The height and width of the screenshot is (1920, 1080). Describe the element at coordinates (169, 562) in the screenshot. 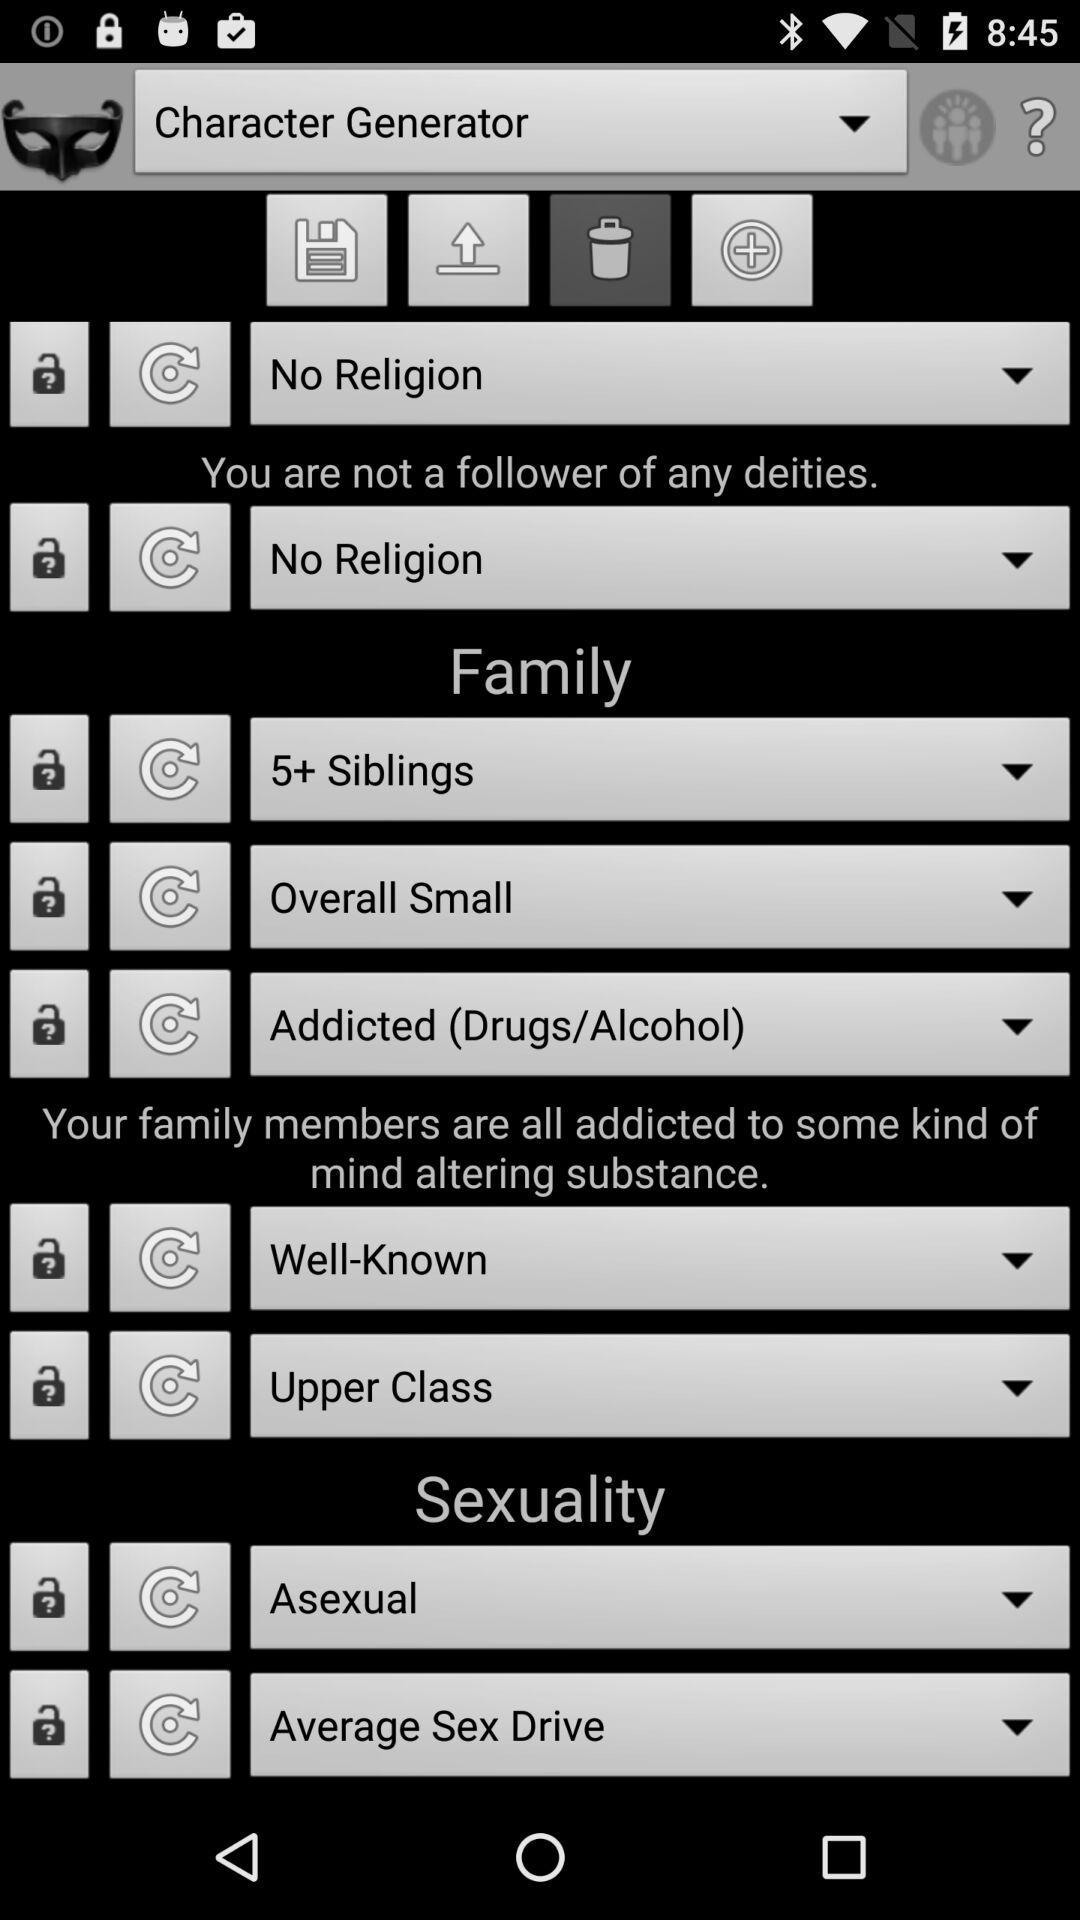

I see `randomize` at that location.